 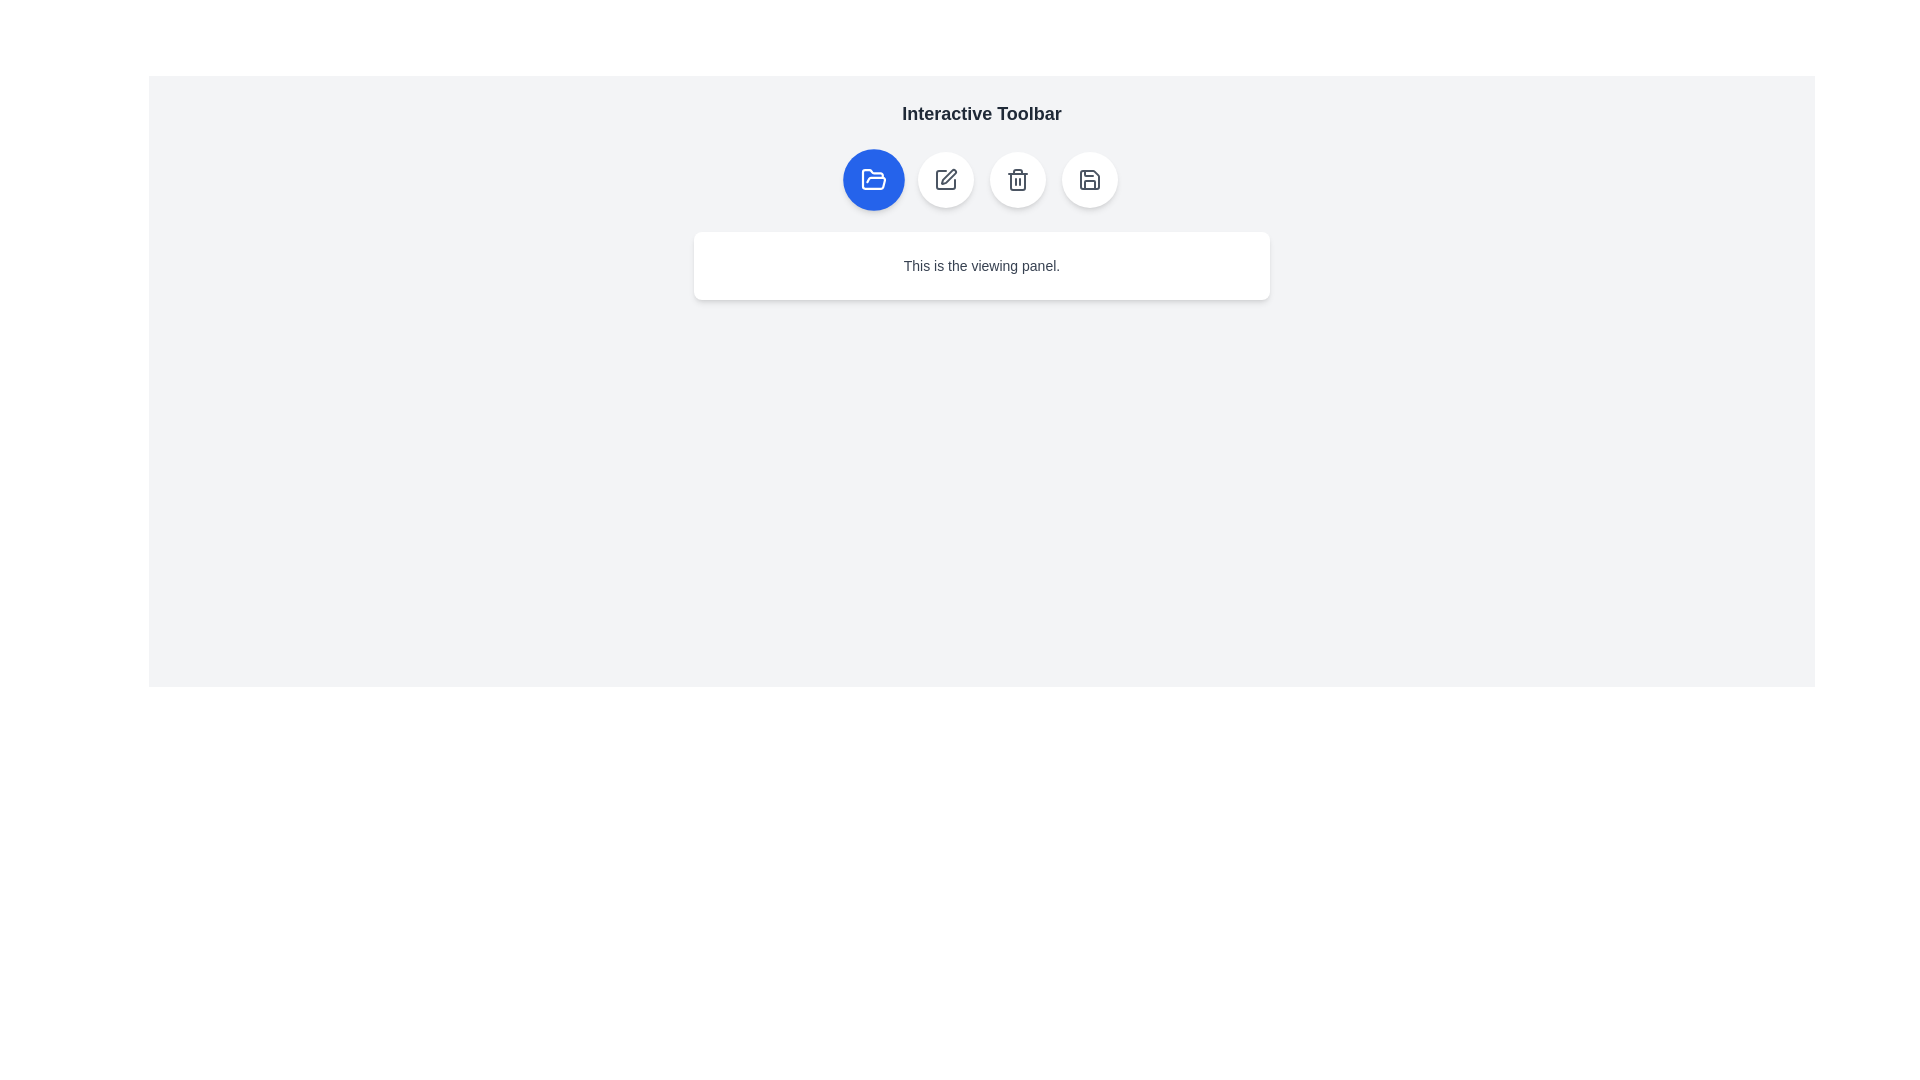 What do you see at coordinates (1088, 180) in the screenshot?
I see `the save icon, which is a vector graphic resembling a diskette and located at the right-most end of the toolbar, slightly above the text 'This is the viewing panel.'` at bounding box center [1088, 180].